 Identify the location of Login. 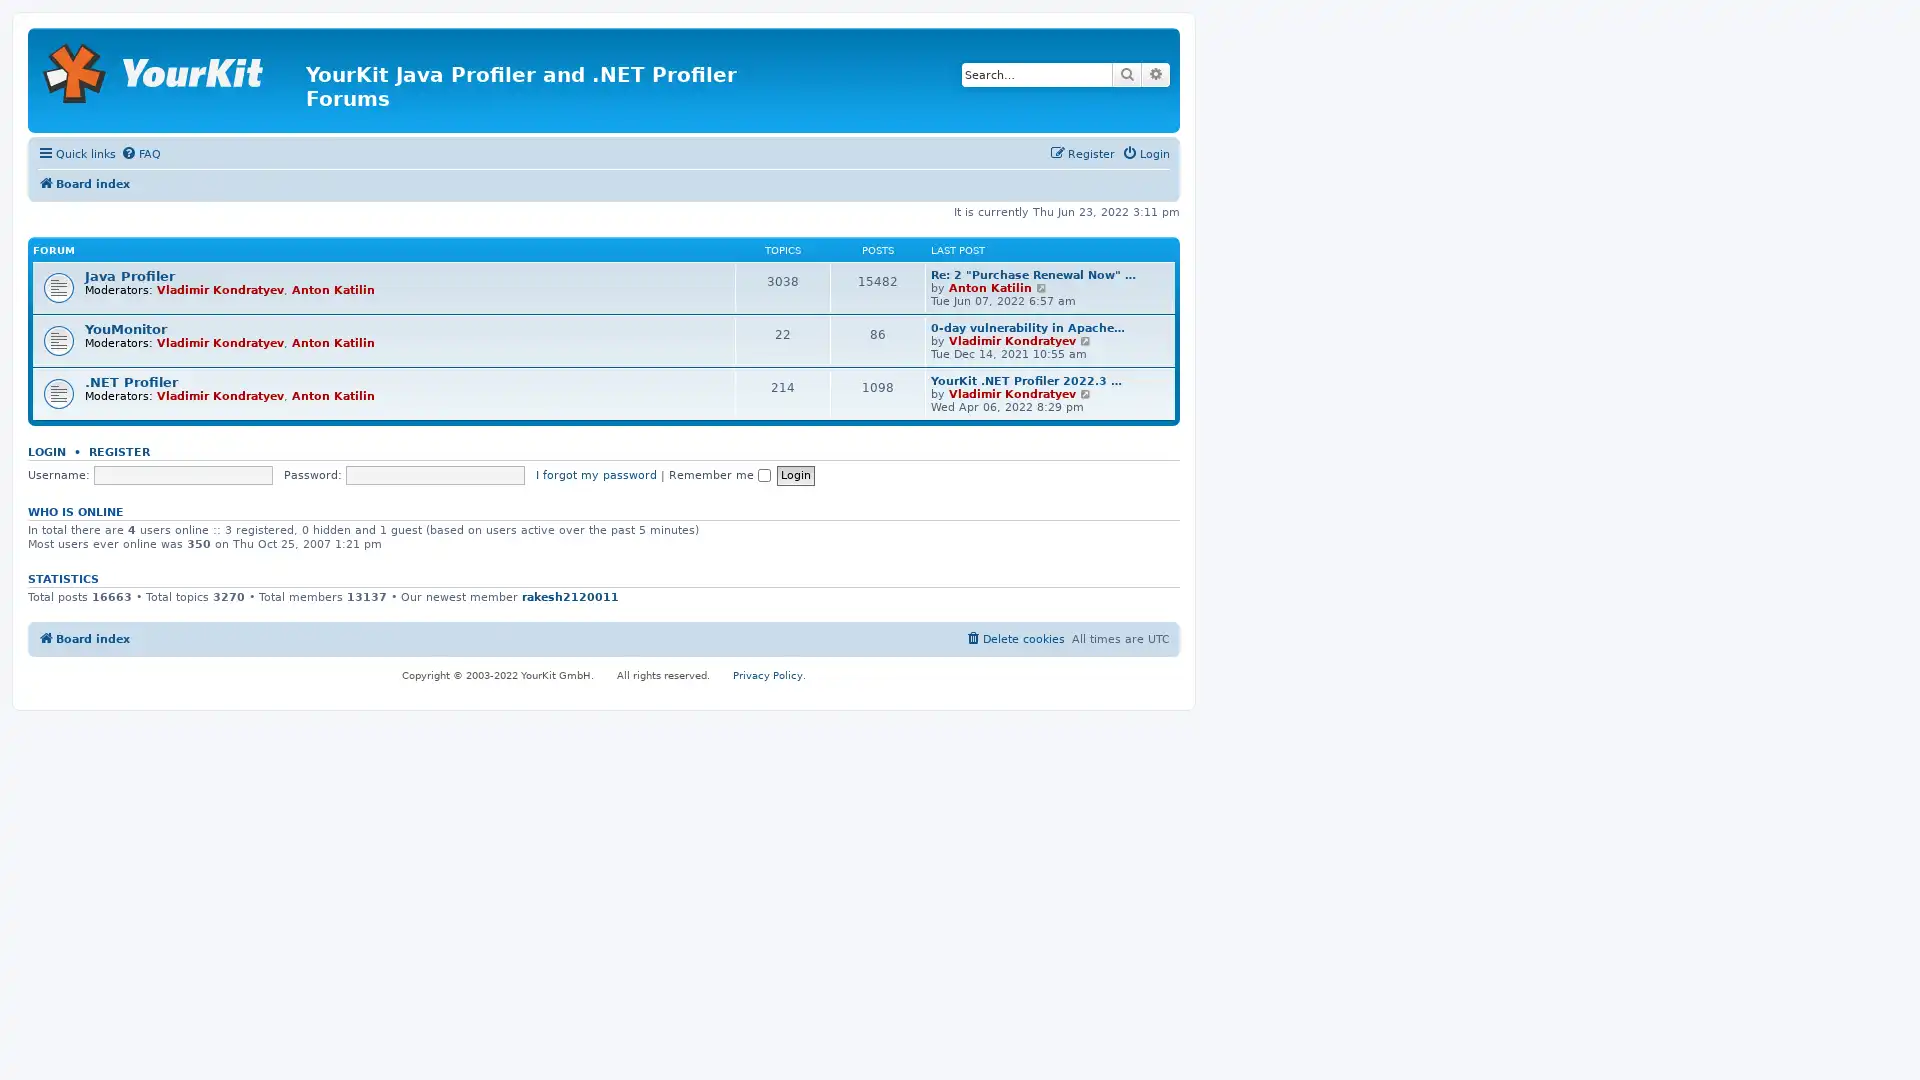
(794, 475).